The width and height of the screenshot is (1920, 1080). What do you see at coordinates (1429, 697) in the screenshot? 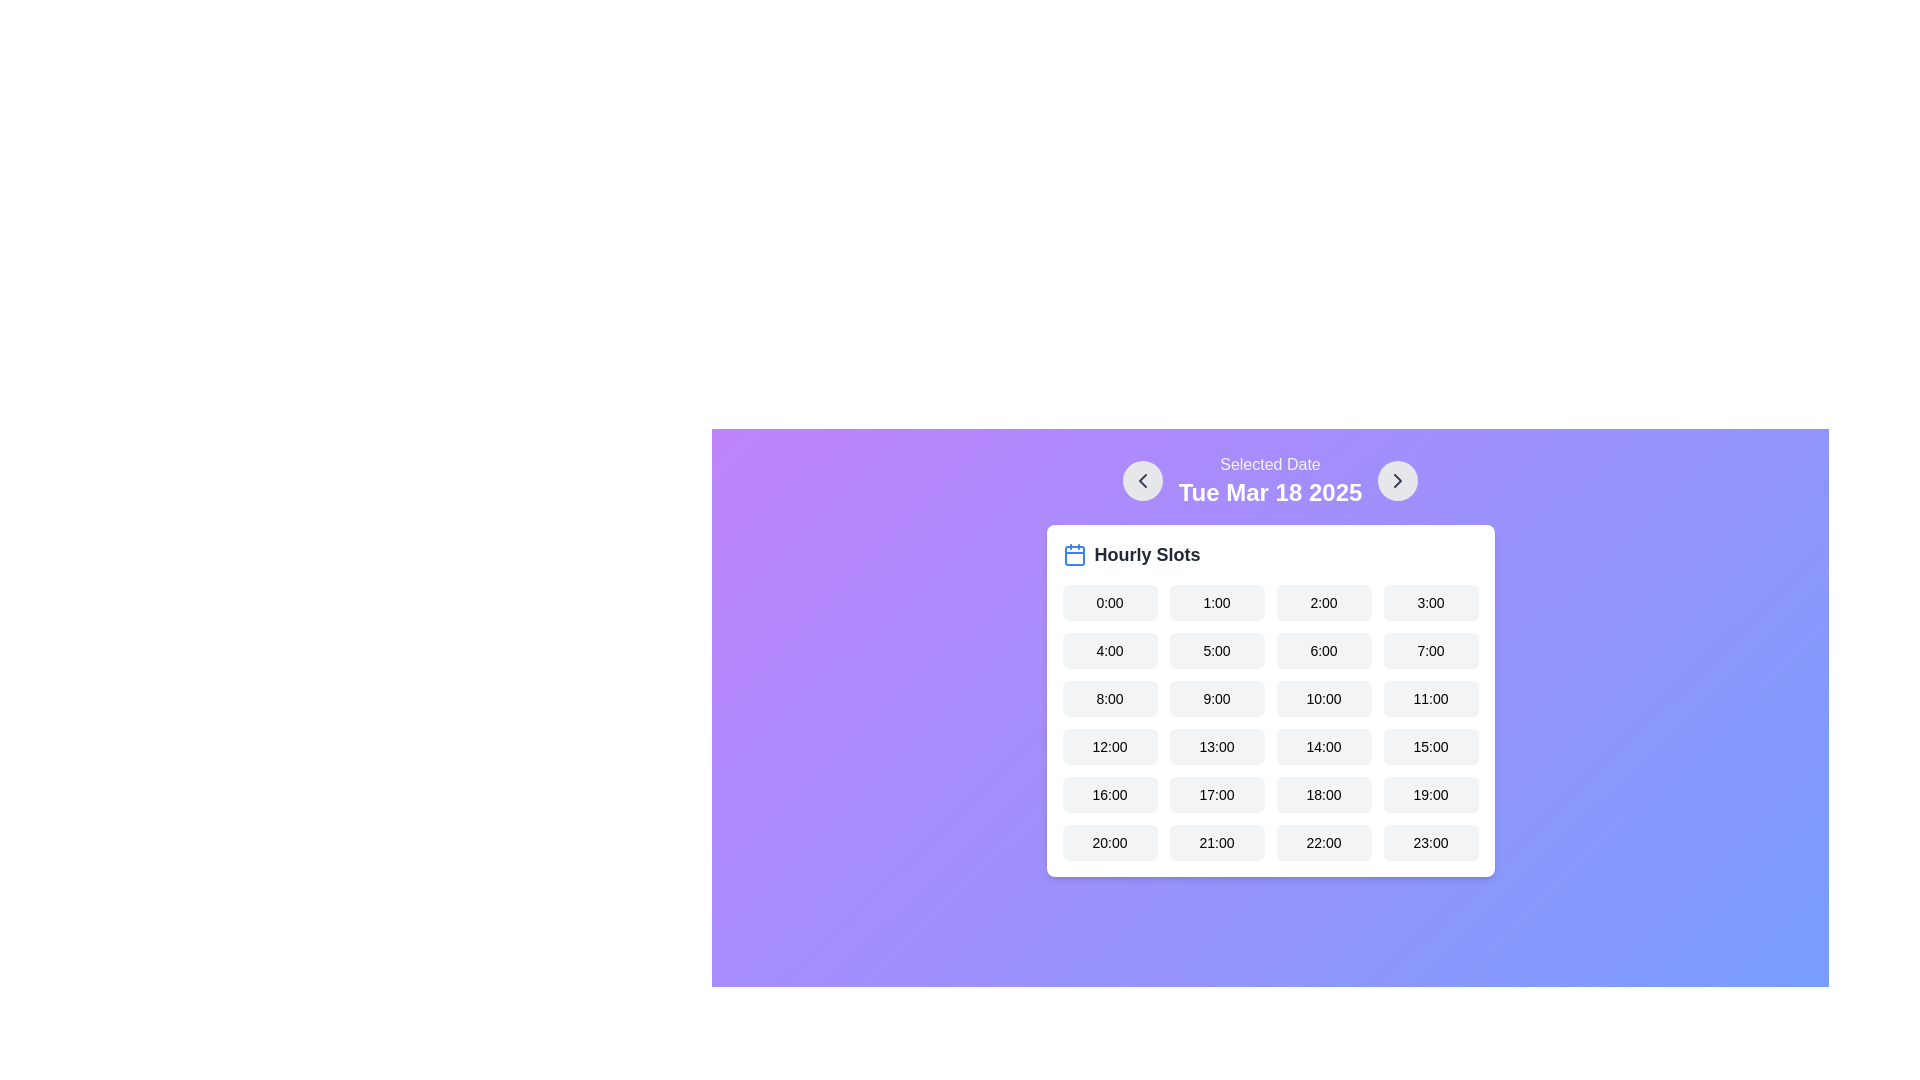
I see `the button labeled '11:00'` at bounding box center [1429, 697].